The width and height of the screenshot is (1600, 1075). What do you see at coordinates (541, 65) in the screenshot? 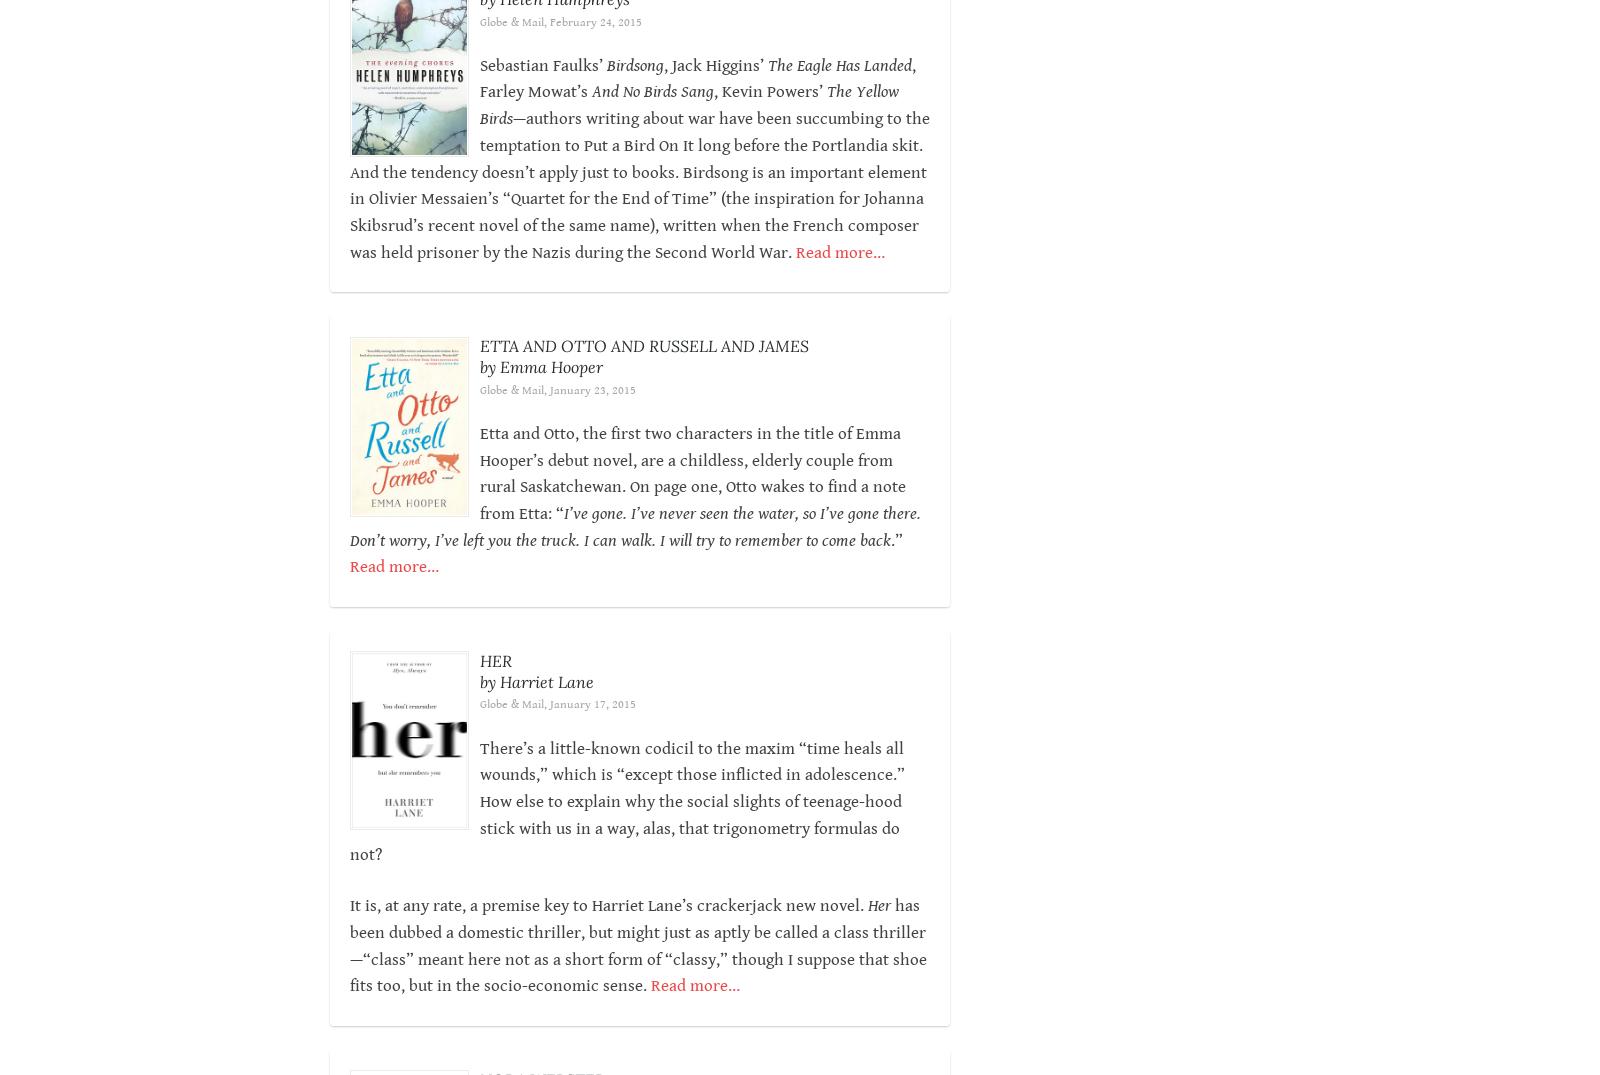
I see `'Sebastian Faulks’'` at bounding box center [541, 65].